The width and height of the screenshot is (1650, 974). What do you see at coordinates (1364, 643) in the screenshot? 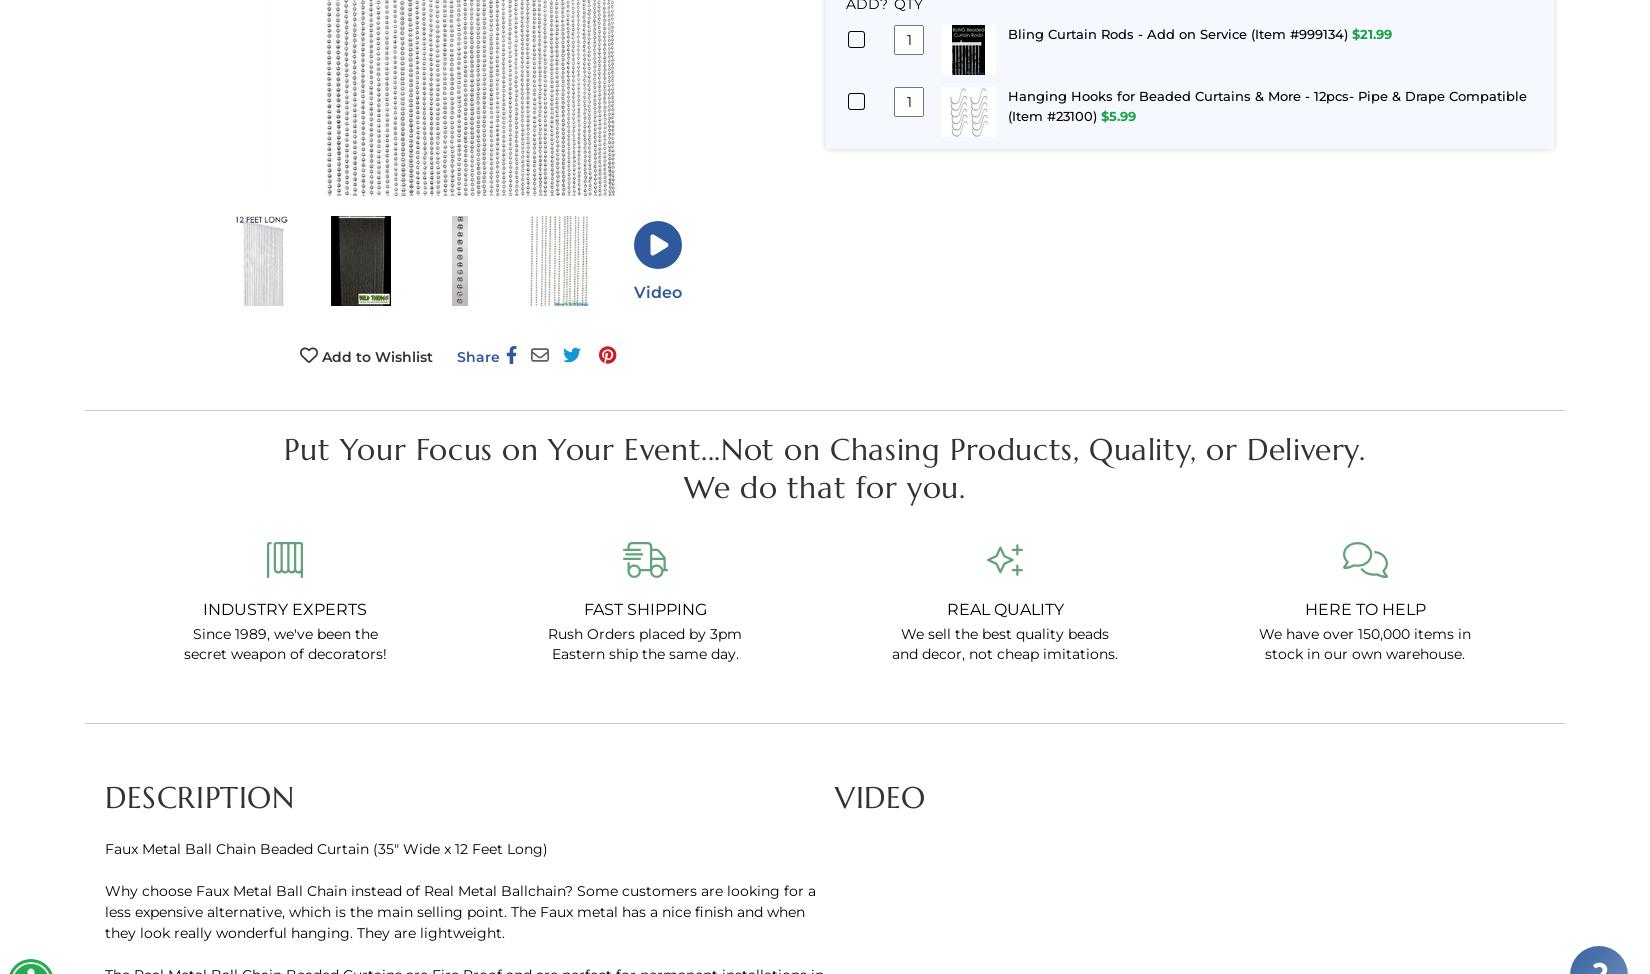
I see `'We have over 150,000 items in stock in our own warehouse.'` at bounding box center [1364, 643].